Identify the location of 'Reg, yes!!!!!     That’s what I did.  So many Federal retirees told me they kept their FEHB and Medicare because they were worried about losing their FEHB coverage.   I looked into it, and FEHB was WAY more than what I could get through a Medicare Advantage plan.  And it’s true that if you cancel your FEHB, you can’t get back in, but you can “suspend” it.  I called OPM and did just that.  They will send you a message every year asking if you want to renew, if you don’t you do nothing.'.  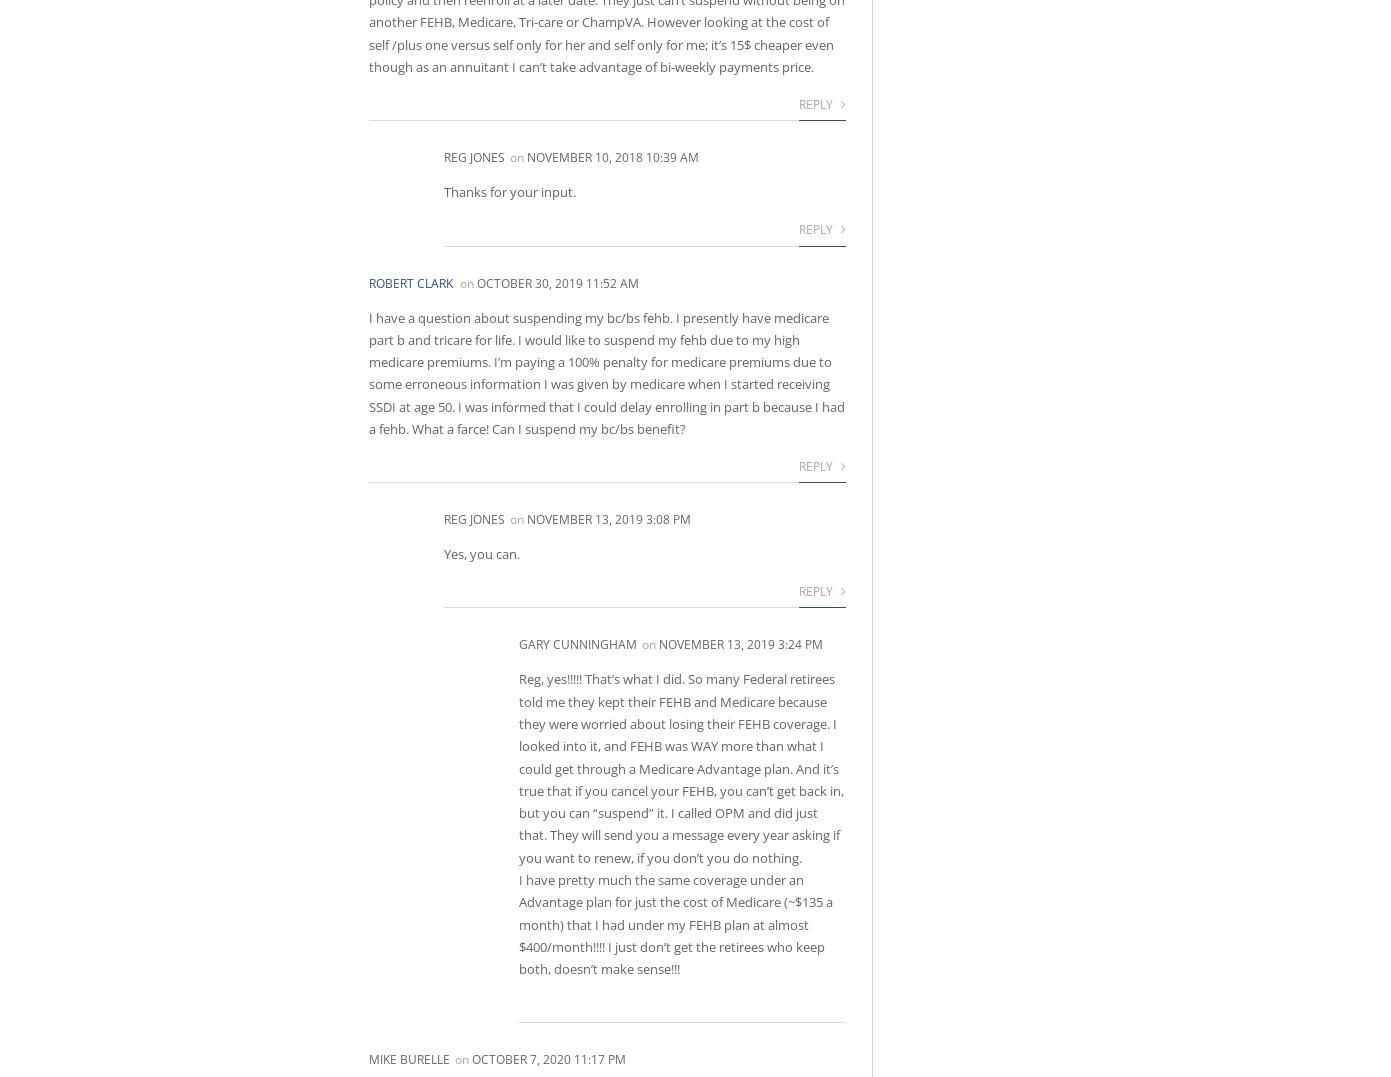
(681, 767).